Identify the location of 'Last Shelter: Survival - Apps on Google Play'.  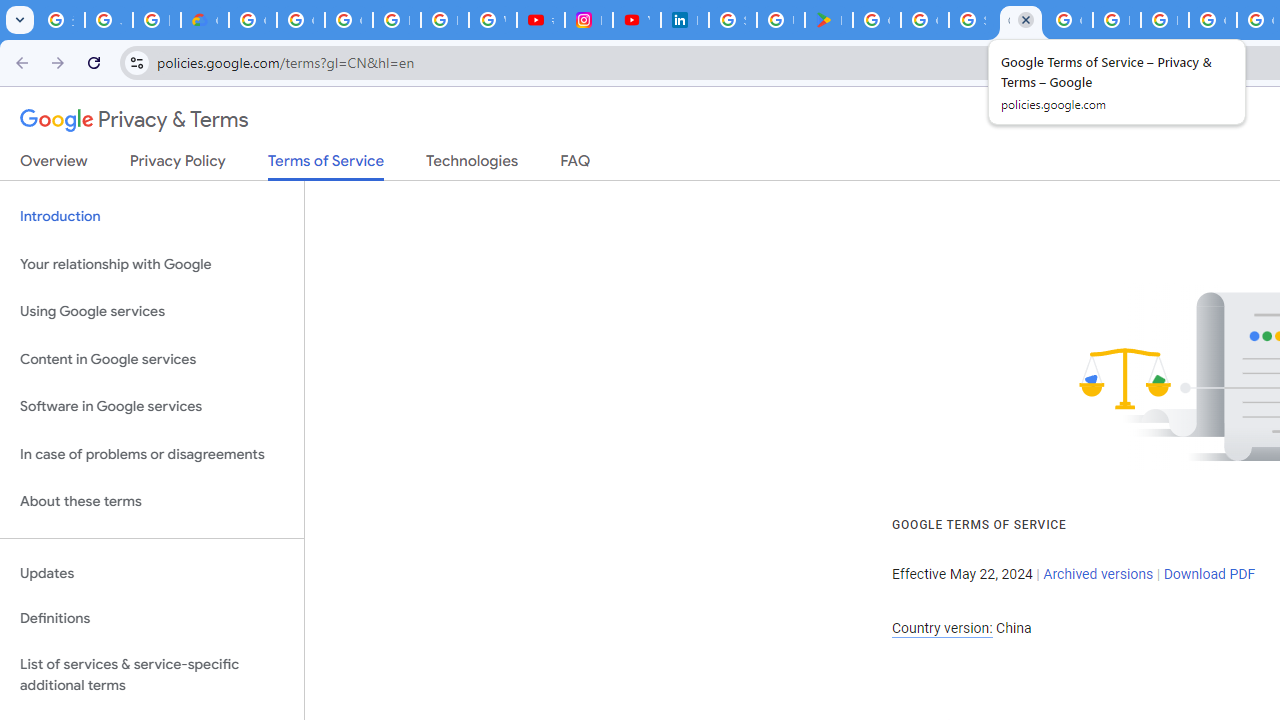
(828, 20).